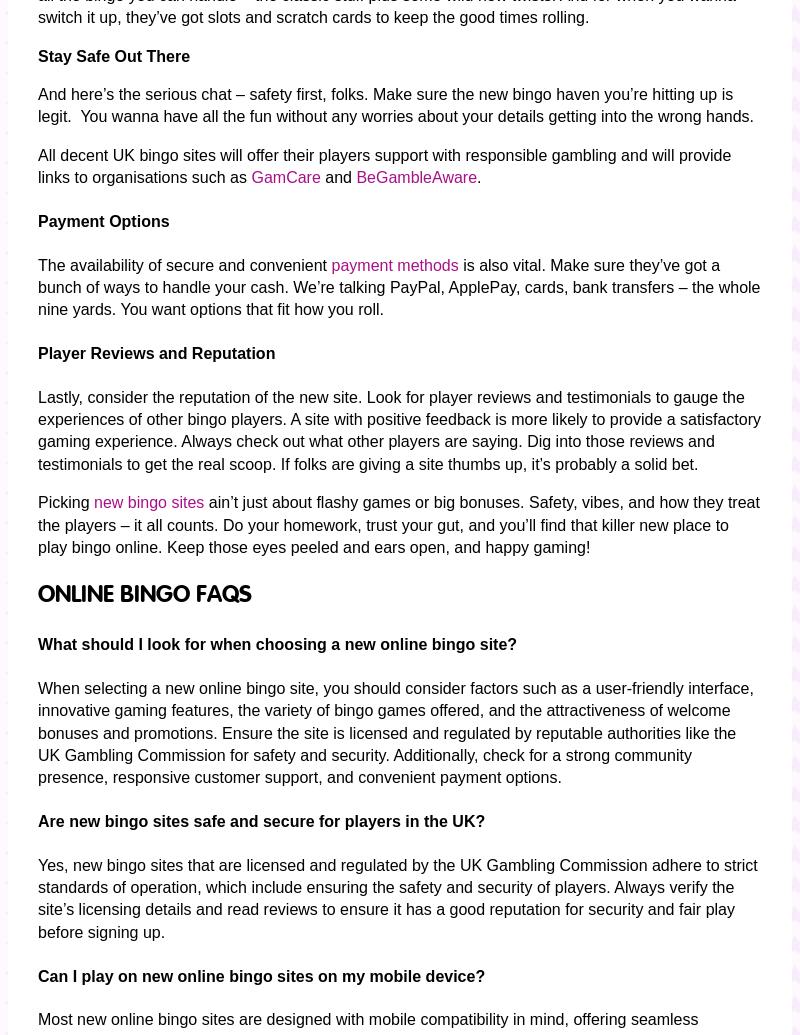 This screenshot has width=800, height=1035. Describe the element at coordinates (397, 523) in the screenshot. I see `'ain’t just about flashy games or big bonuses. Safety, vibes, and how they treat the players – it all counts. Do your homework, trust your gut, and you’ll find that killer new place to play bingo online. Keep those eyes peeled and ears open, and happy gaming!'` at that location.